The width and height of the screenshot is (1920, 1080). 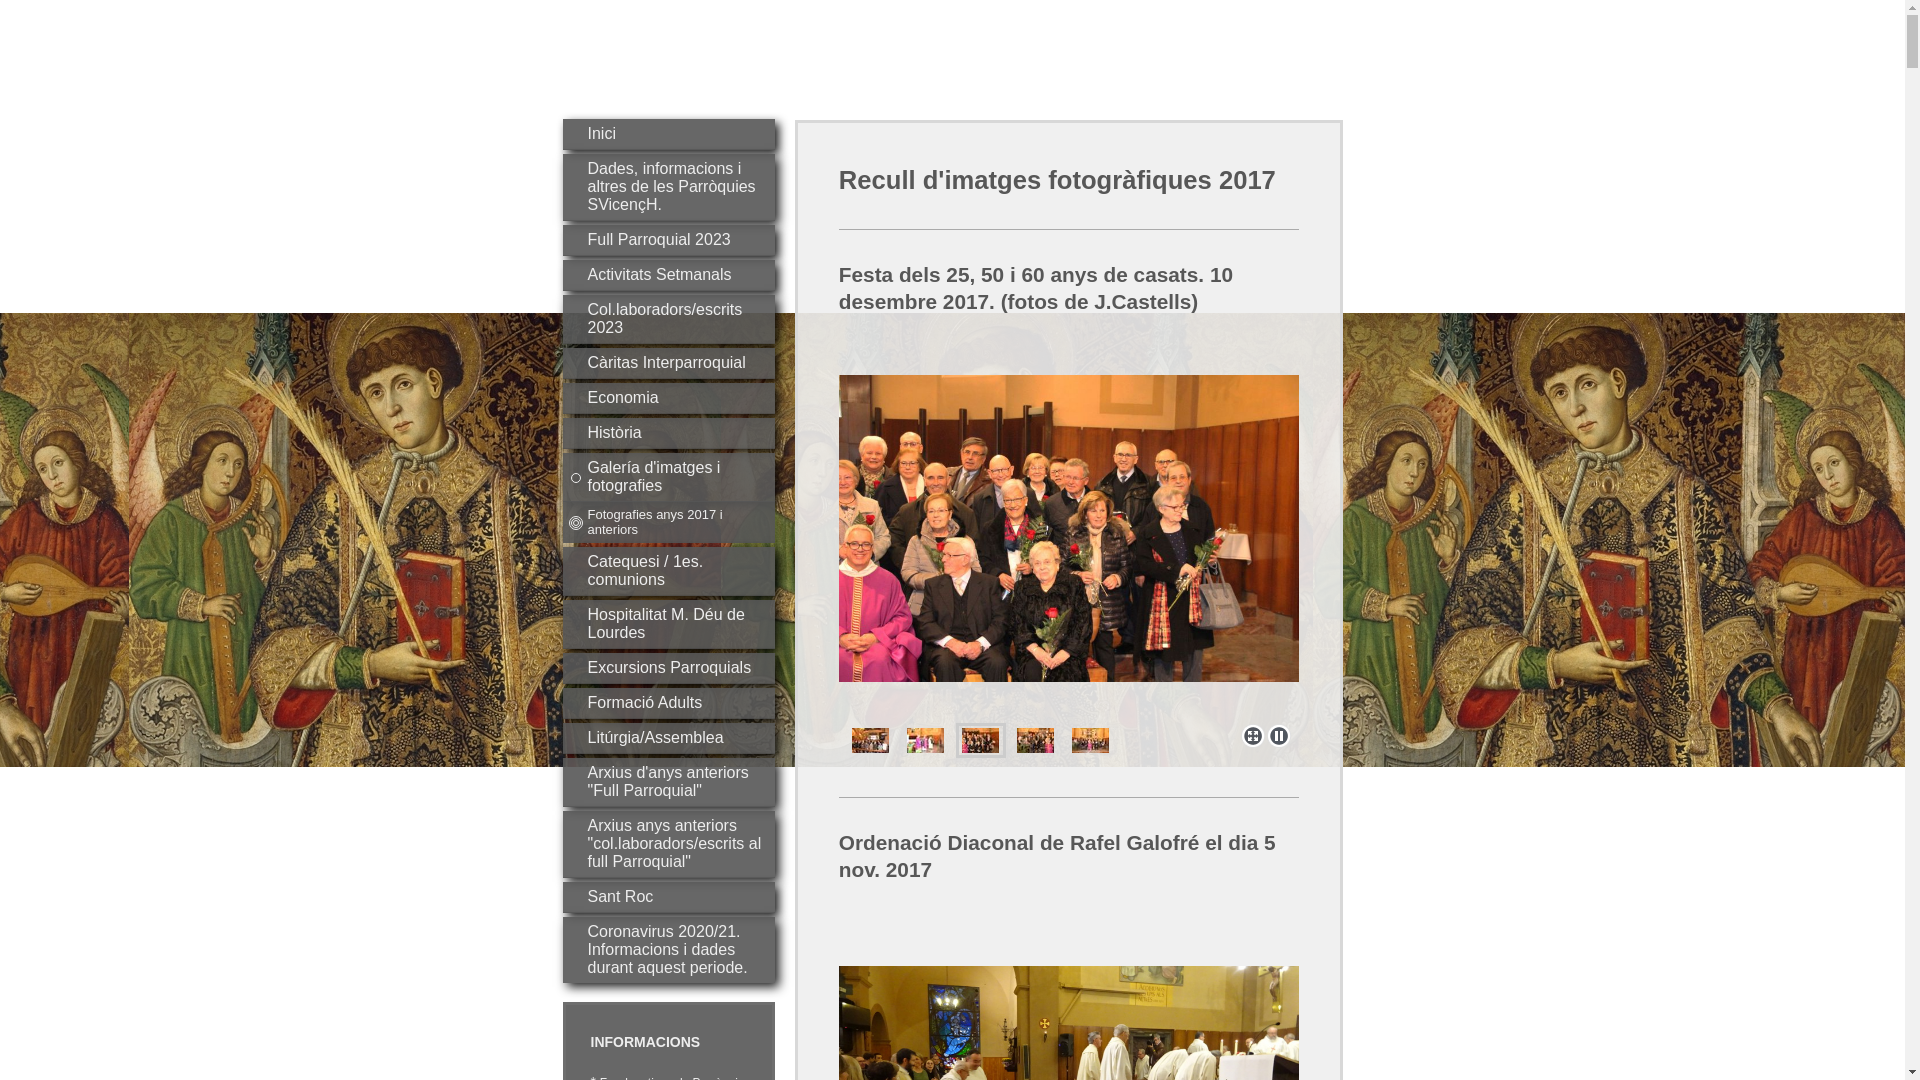 What do you see at coordinates (667, 398) in the screenshot?
I see `'Economia'` at bounding box center [667, 398].